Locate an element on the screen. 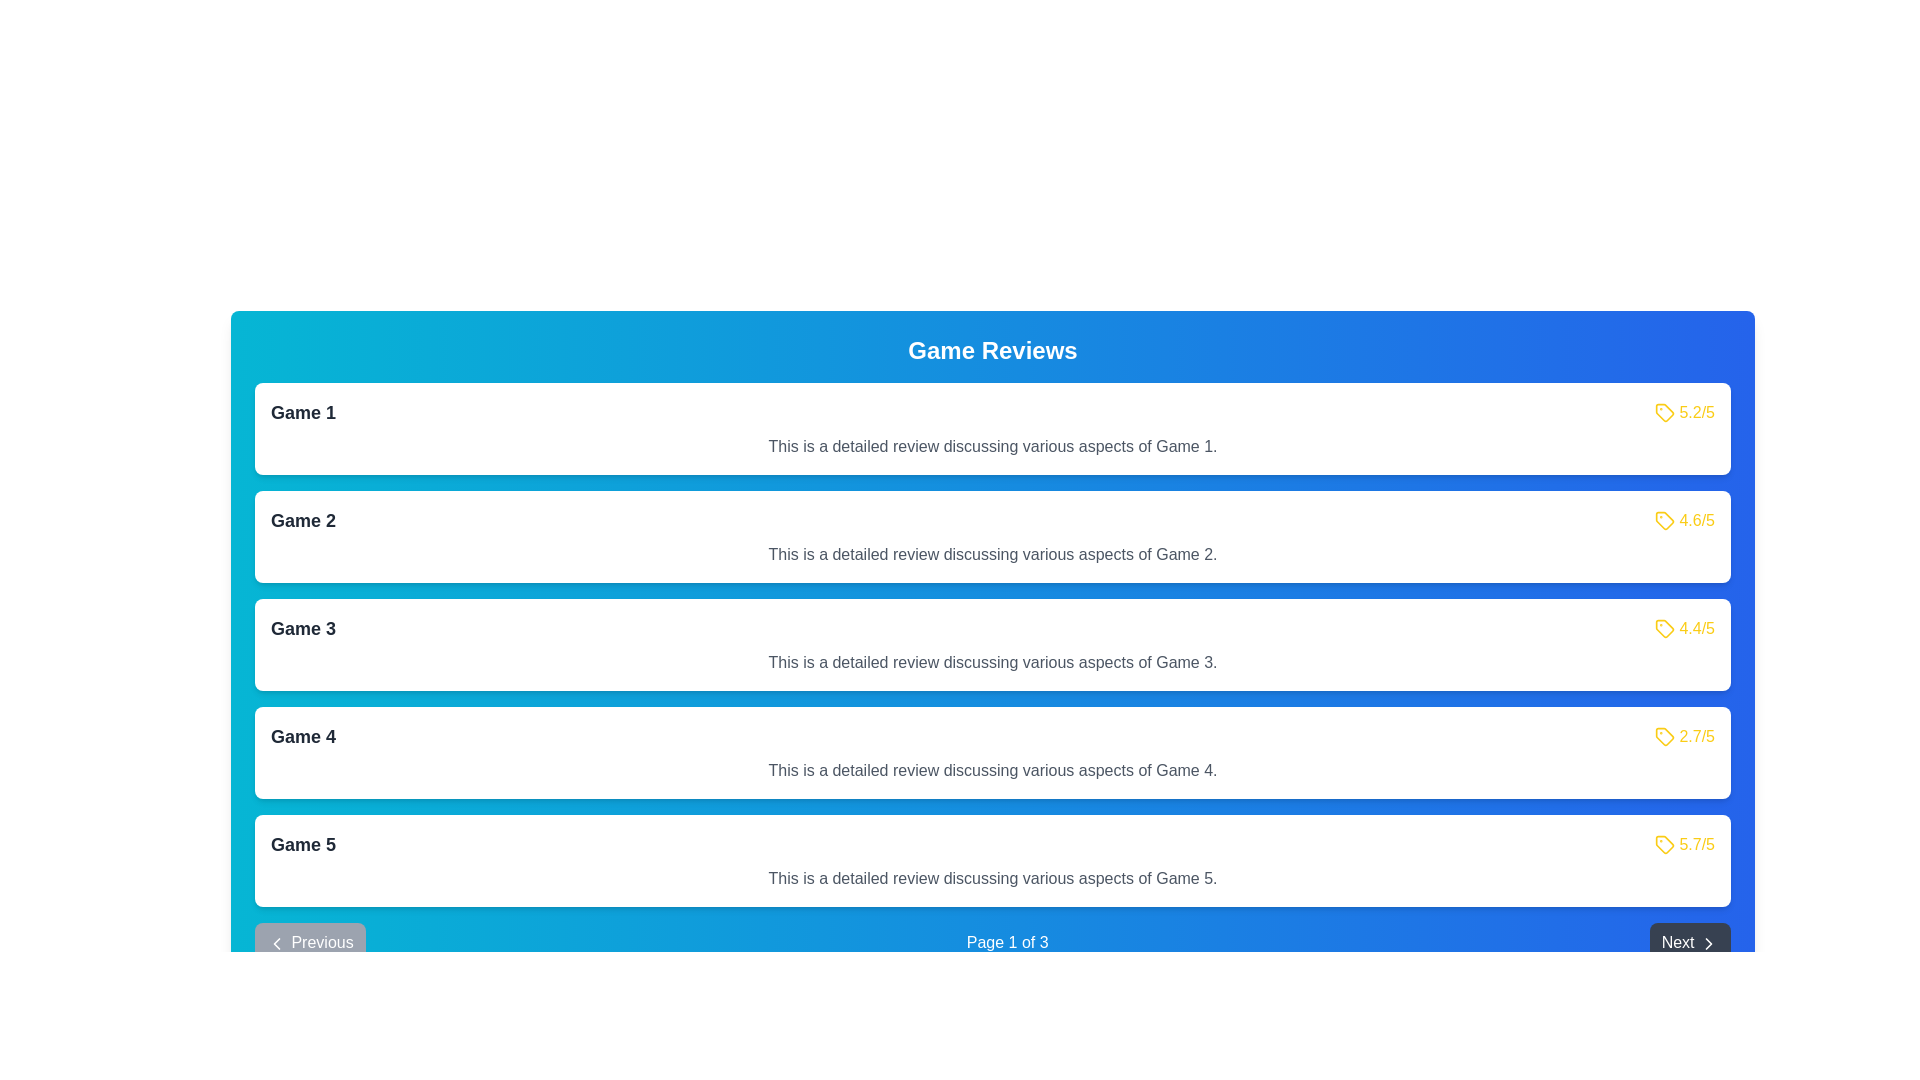 Image resolution: width=1920 pixels, height=1080 pixels. informational text displayed in the review card for 'Game 1', located below the game title and rating is located at coordinates (993, 446).